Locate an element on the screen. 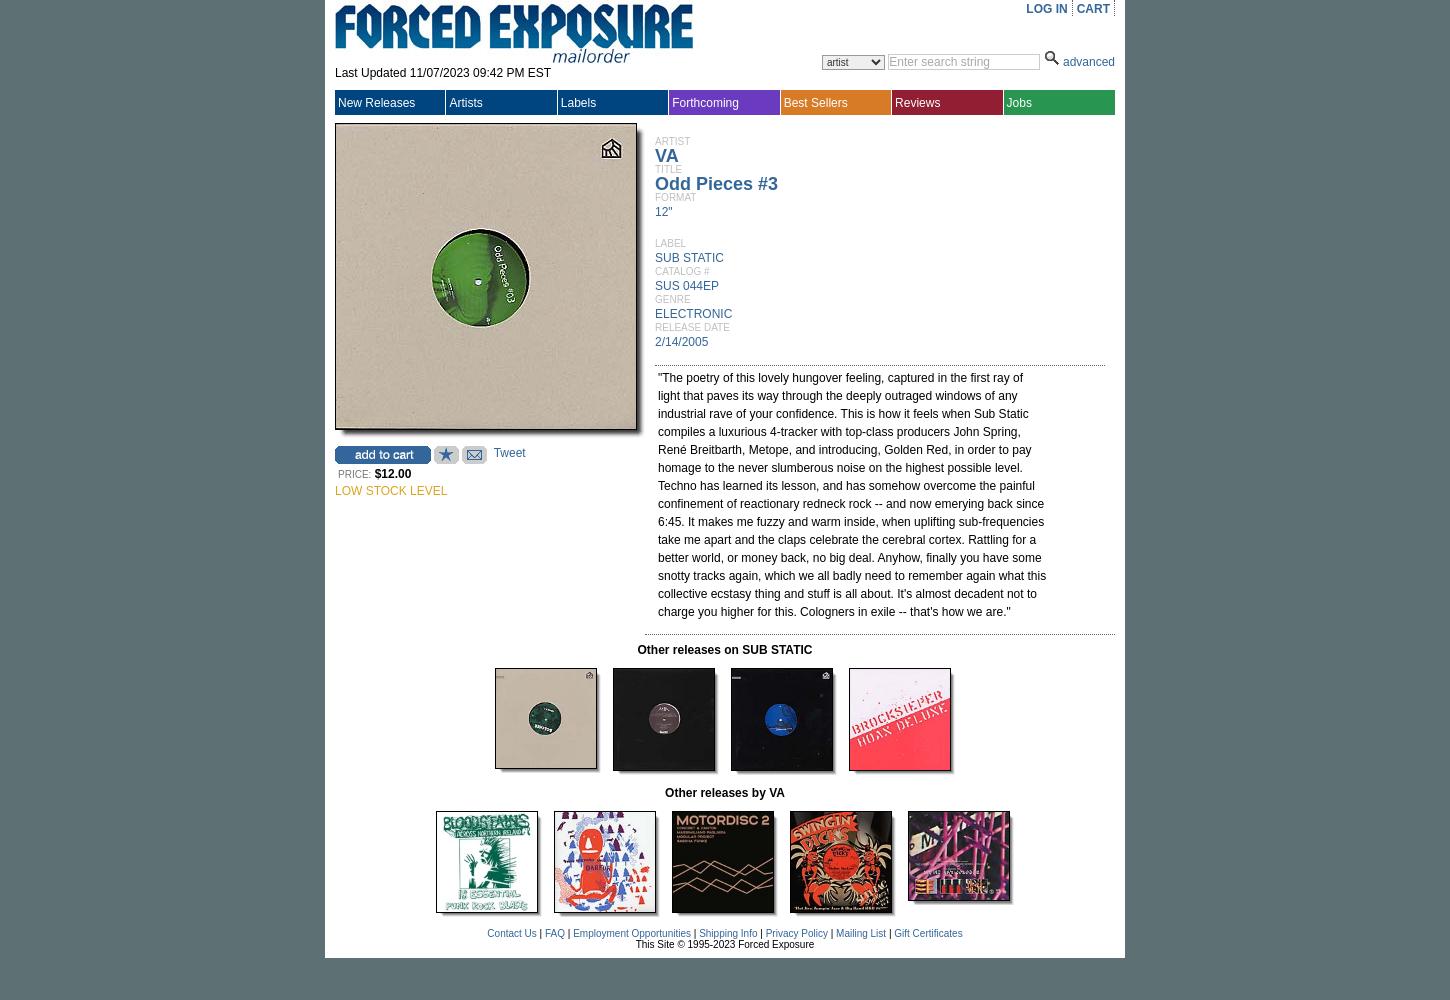 The image size is (1450, 1000). 'New Releases' is located at coordinates (375, 101).